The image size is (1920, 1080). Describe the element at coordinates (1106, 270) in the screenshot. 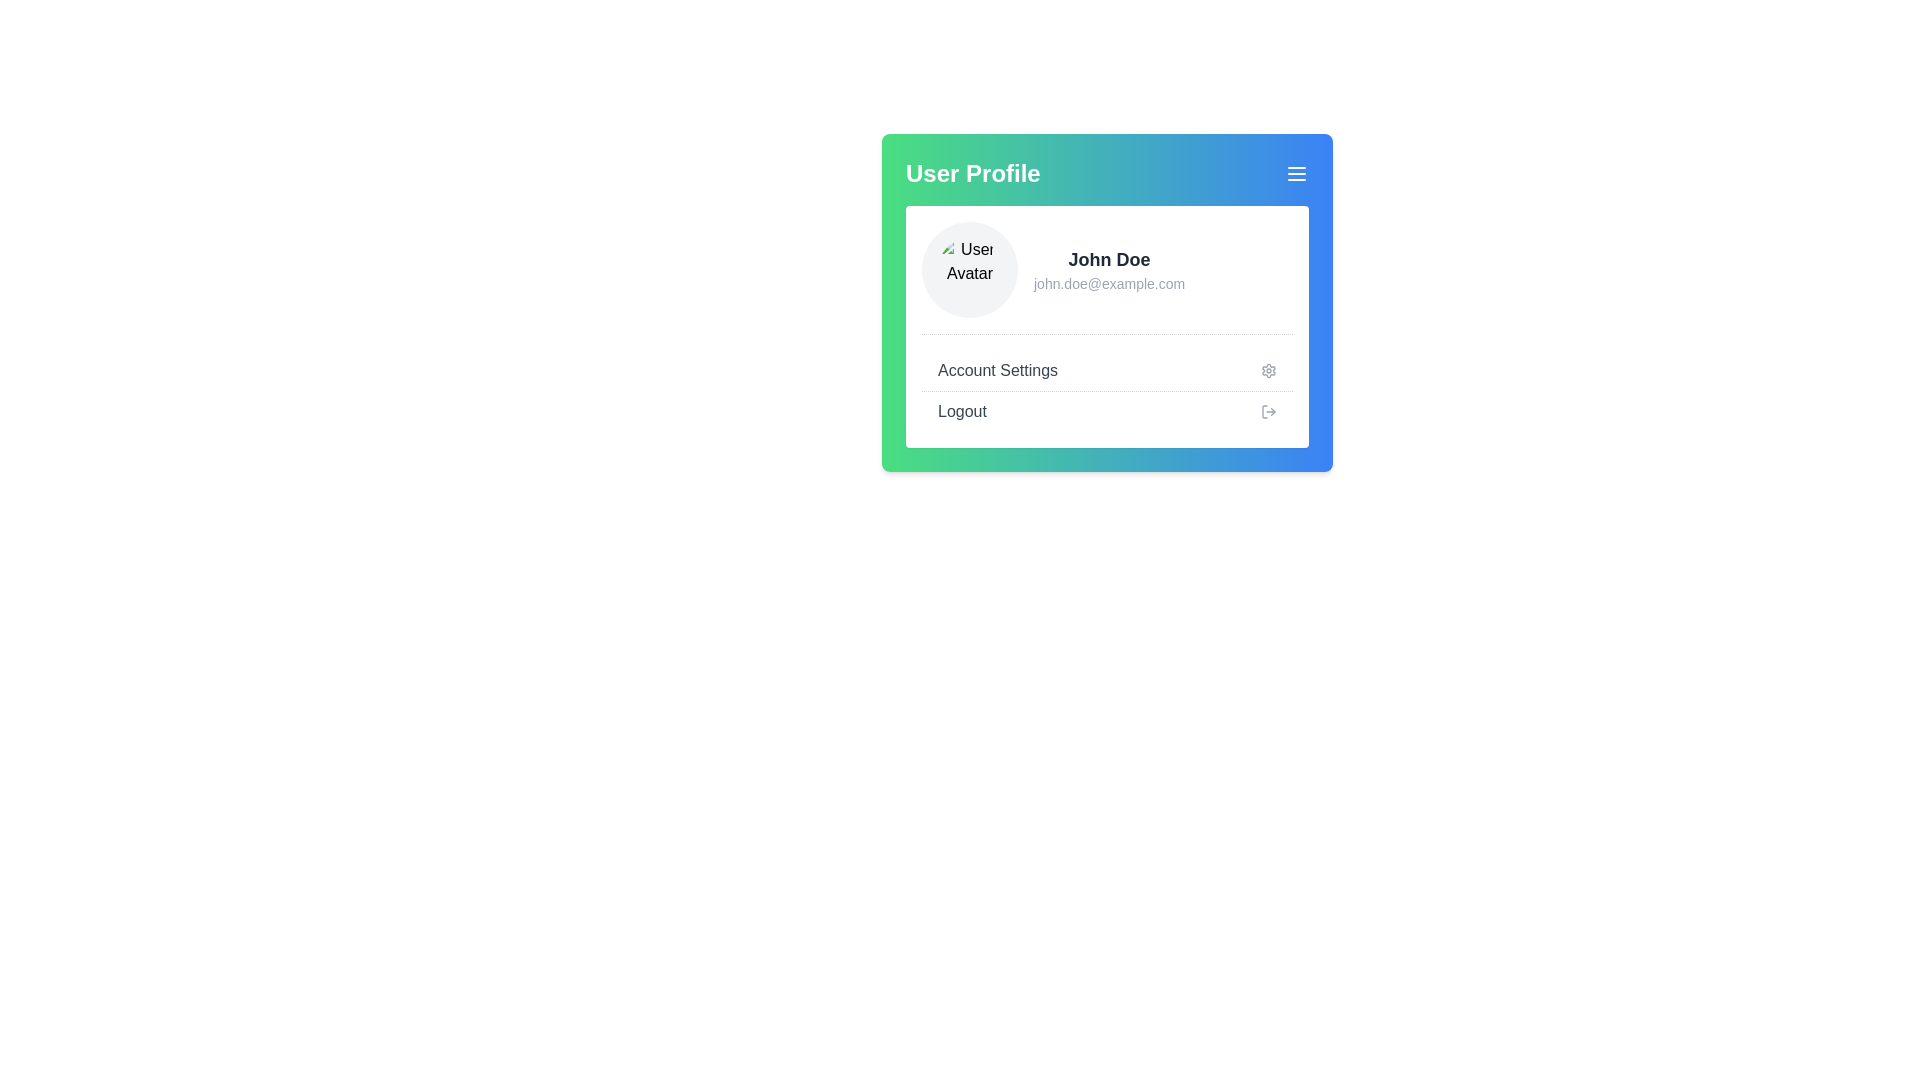

I see `displayed information from the user profile header, which includes the avatar, name, and email of the current user` at that location.